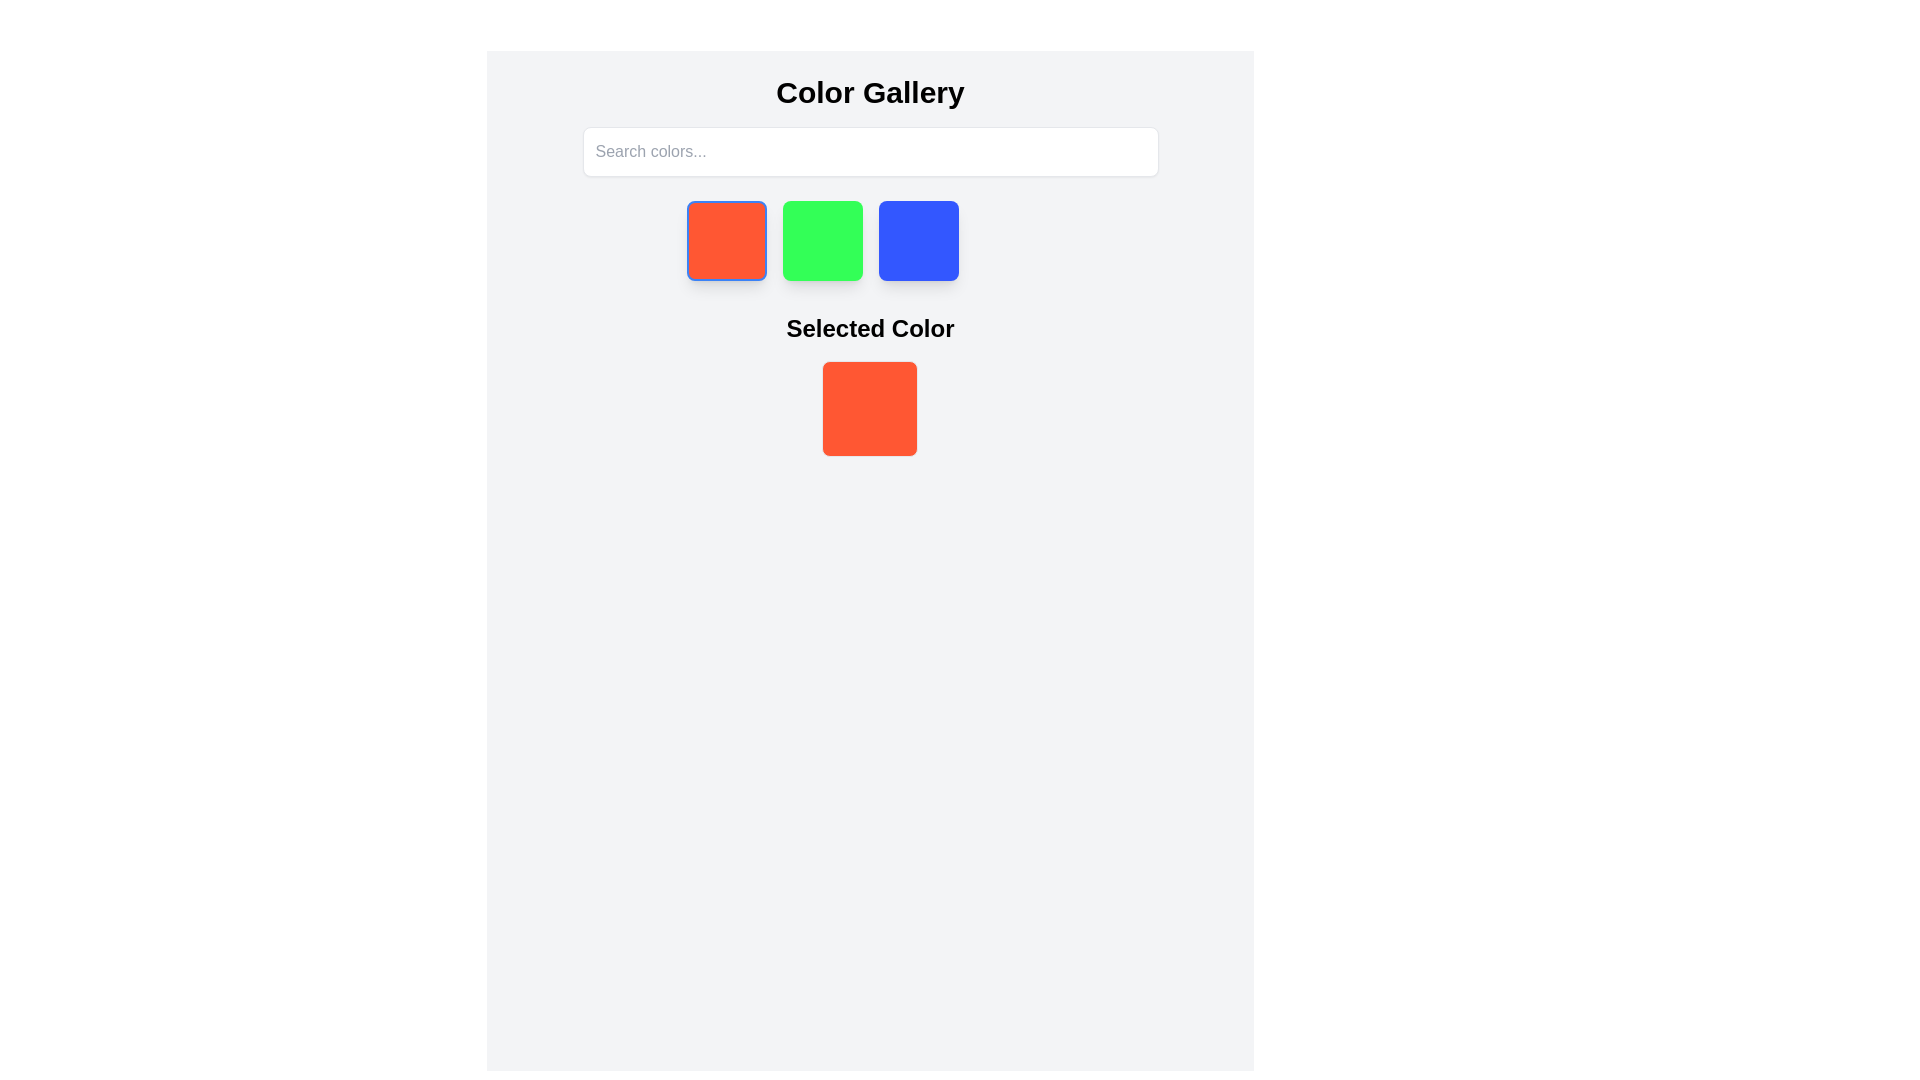  I want to click on the static label indicating the purpose of the area below it, which displays the currently selected color block. This label is positioned above the colored square block, so click(870, 327).